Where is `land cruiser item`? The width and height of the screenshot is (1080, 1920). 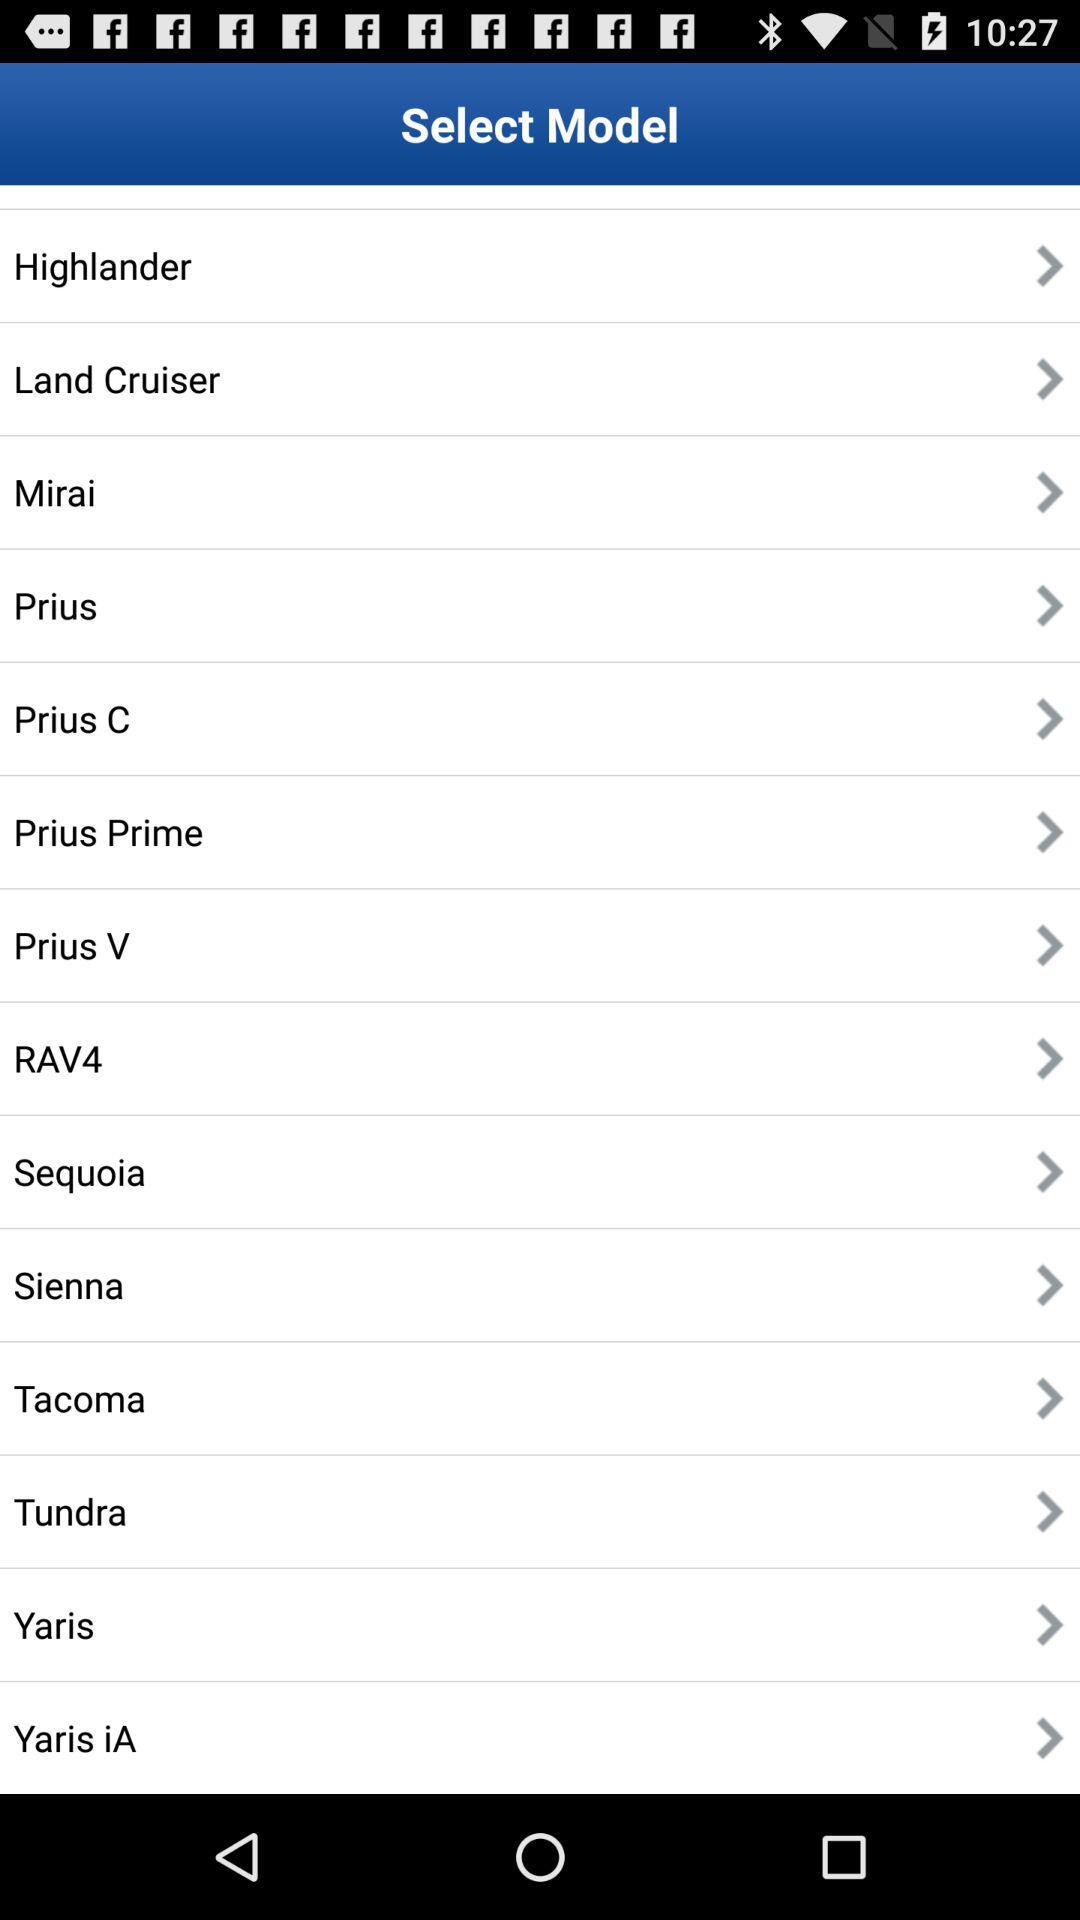
land cruiser item is located at coordinates (116, 378).